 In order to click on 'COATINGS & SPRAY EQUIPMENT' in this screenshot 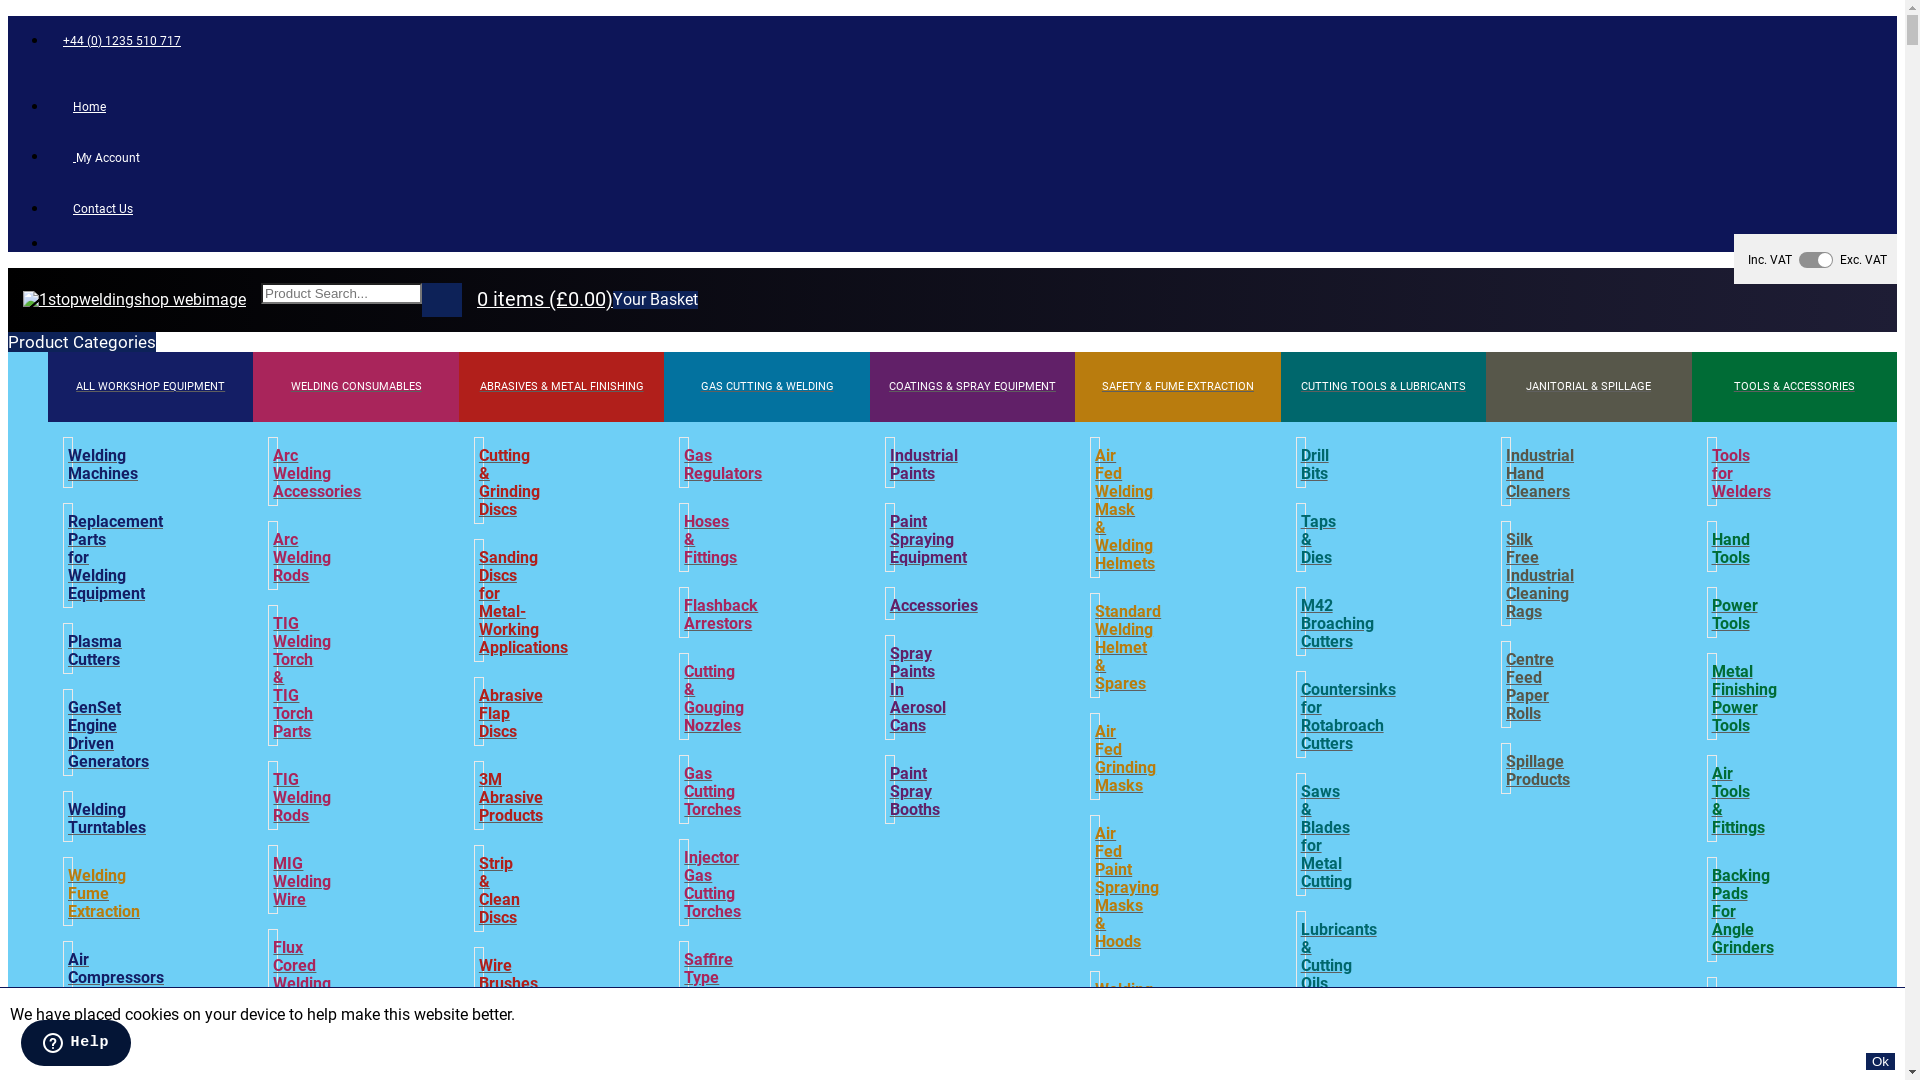, I will do `click(972, 386)`.